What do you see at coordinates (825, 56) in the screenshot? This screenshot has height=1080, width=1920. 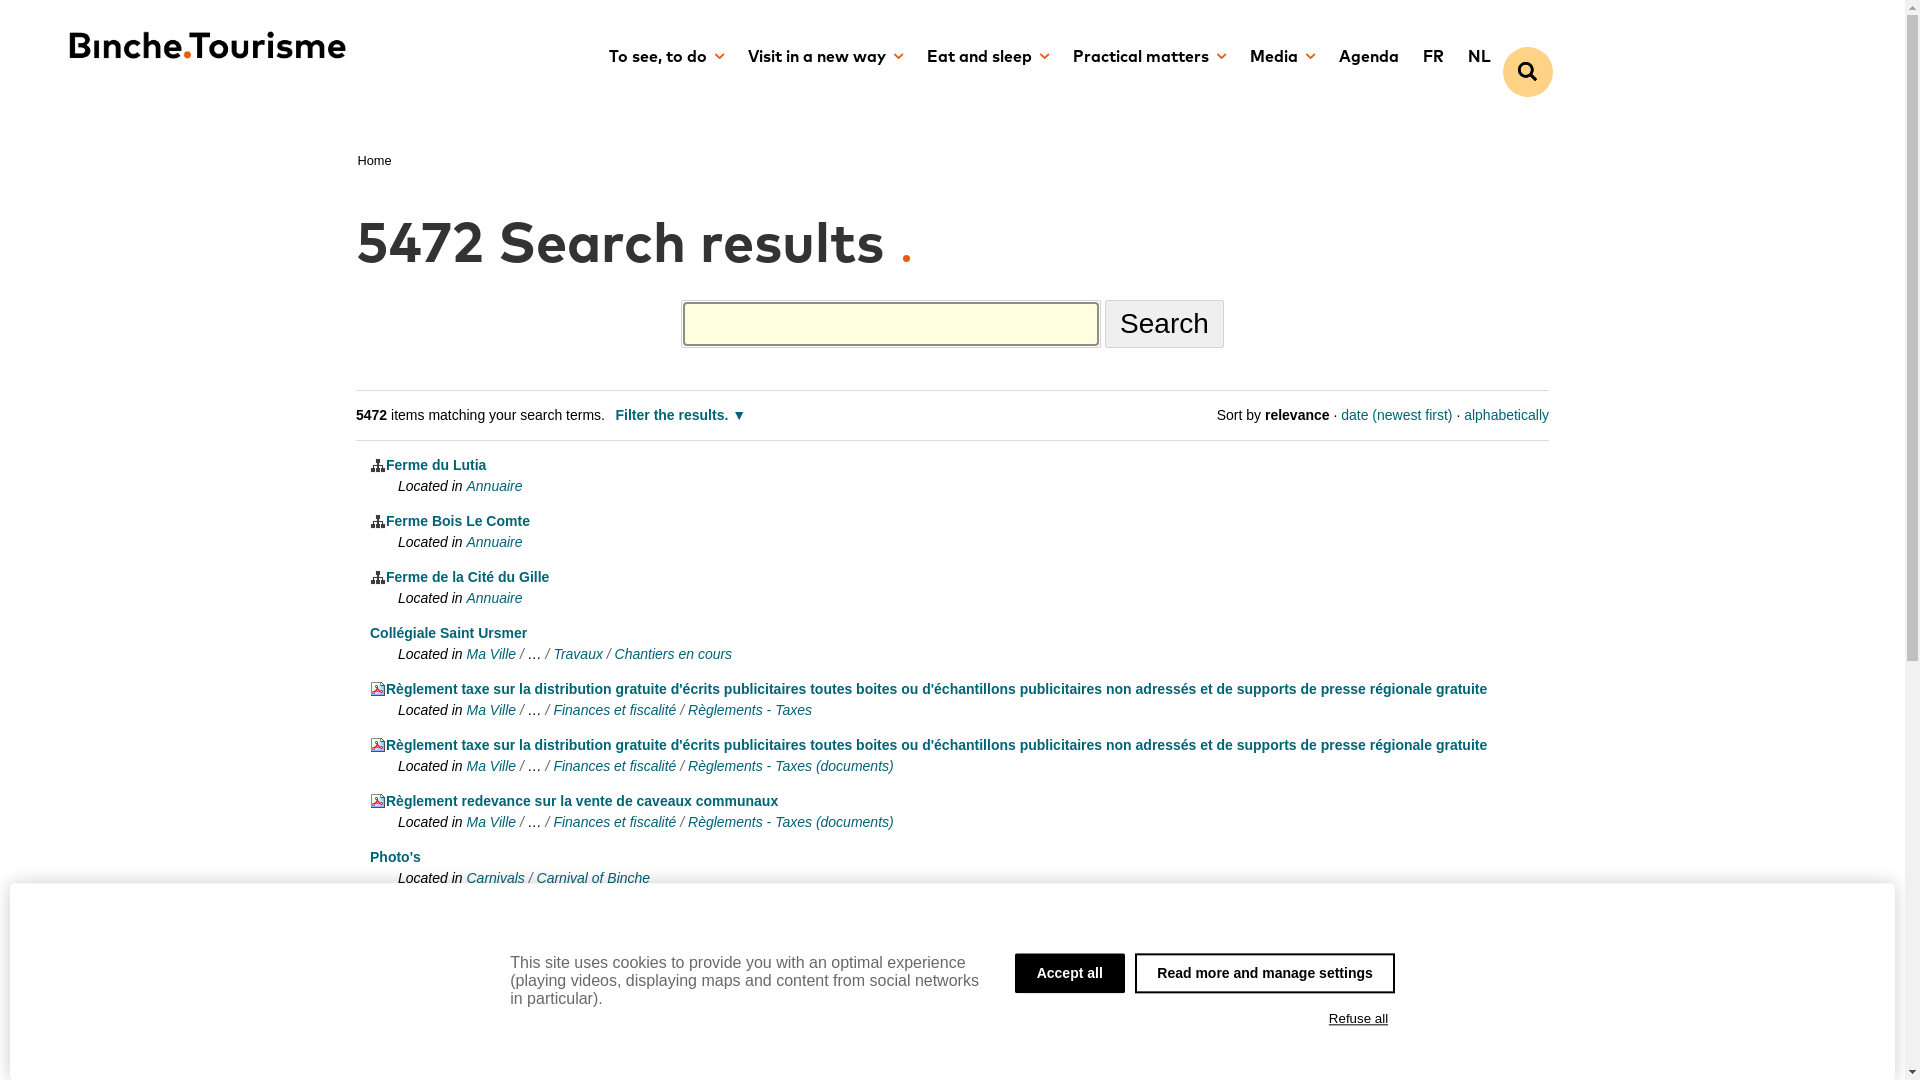 I see `'Visit in a new way'` at bounding box center [825, 56].